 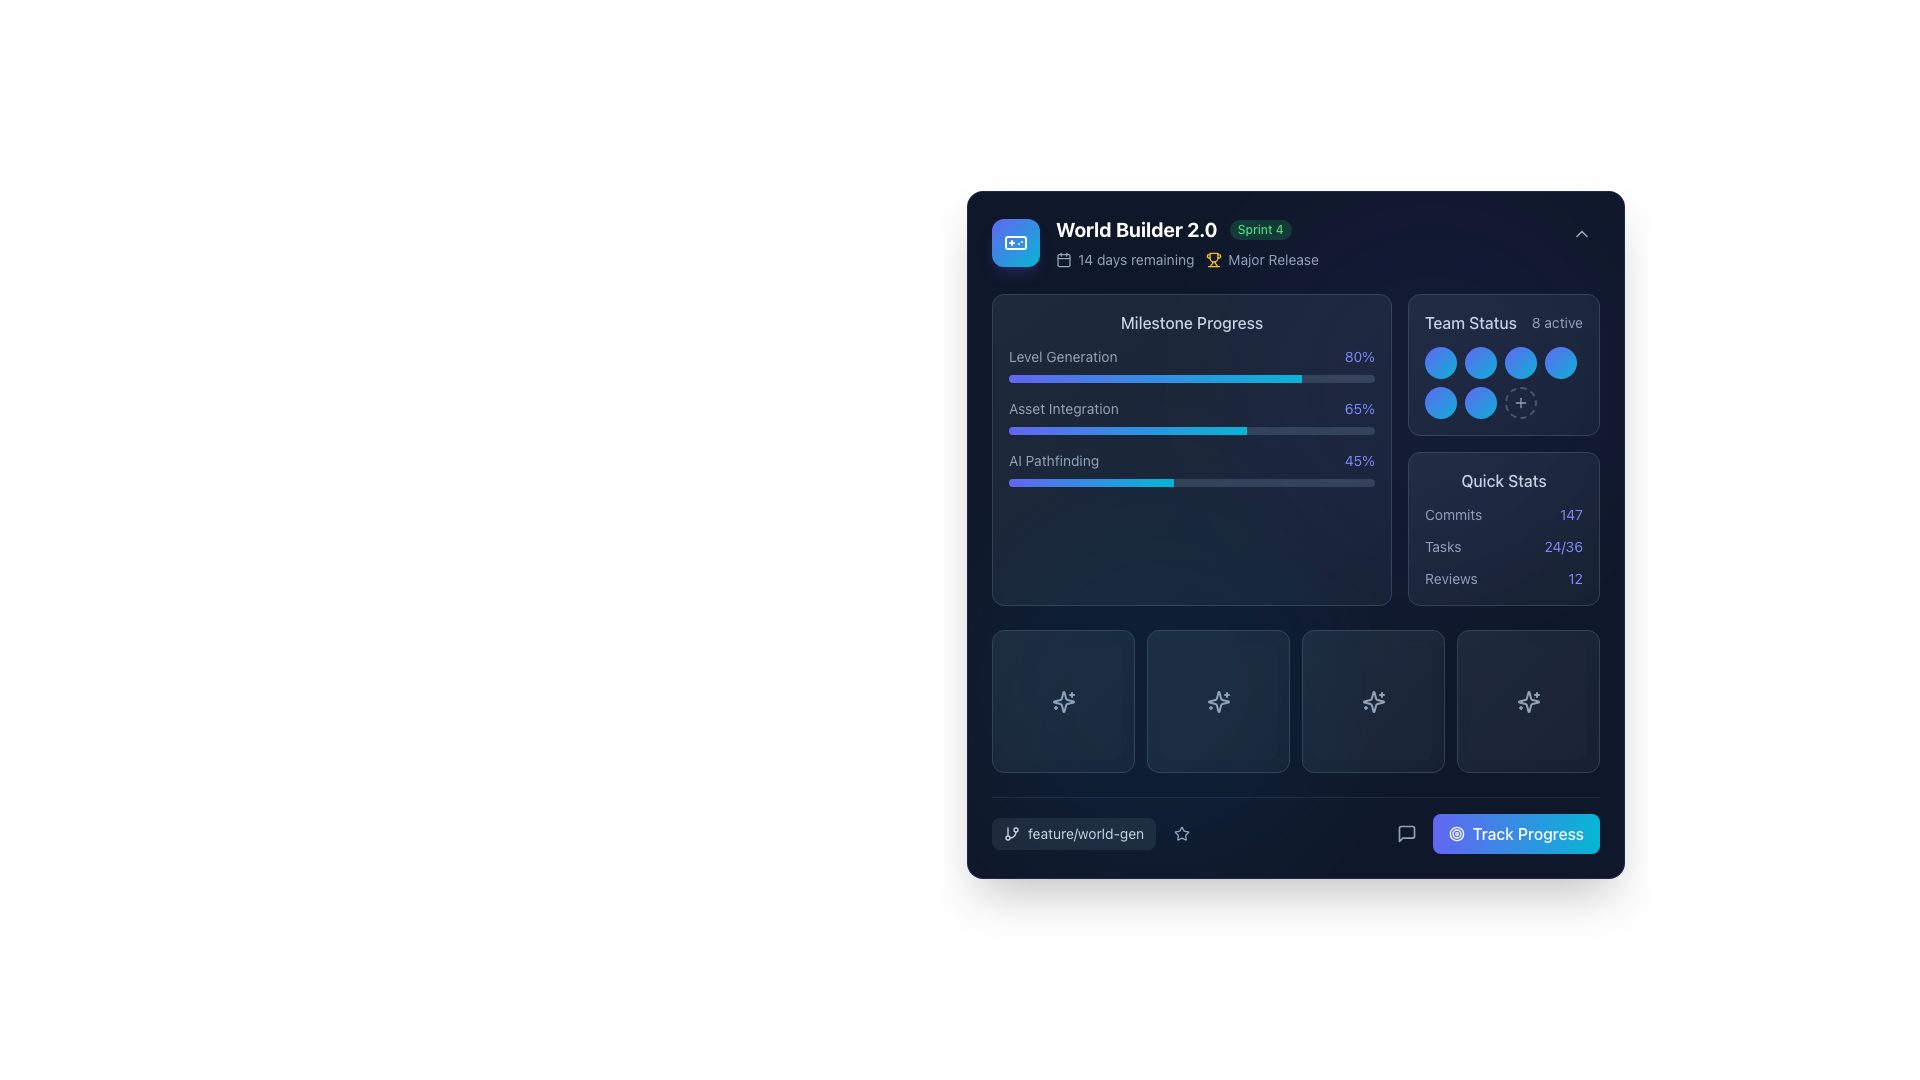 What do you see at coordinates (1213, 256) in the screenshot?
I see `the trophy-like amber icon located at the top right of the World Builder dashboard, which signifies achievement` at bounding box center [1213, 256].